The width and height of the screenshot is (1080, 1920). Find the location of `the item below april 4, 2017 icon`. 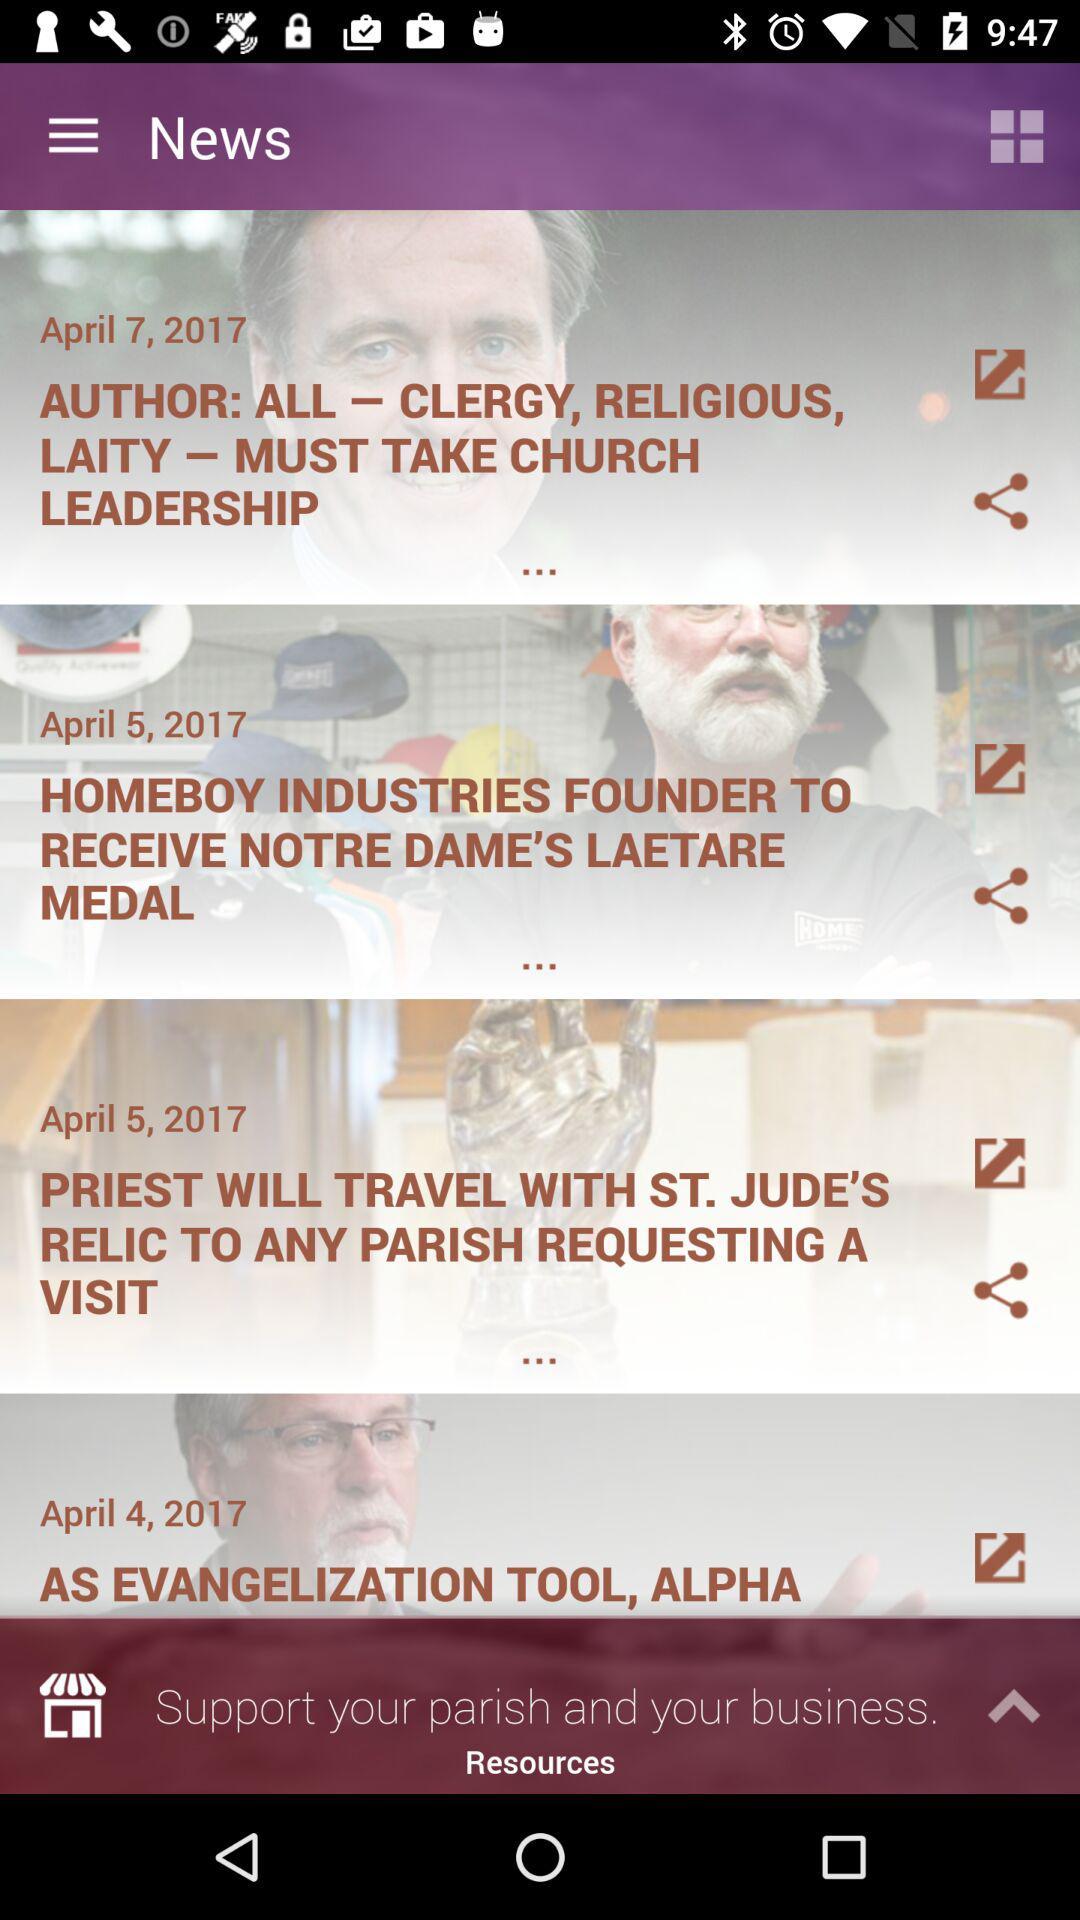

the item below april 4, 2017 icon is located at coordinates (477, 1575).